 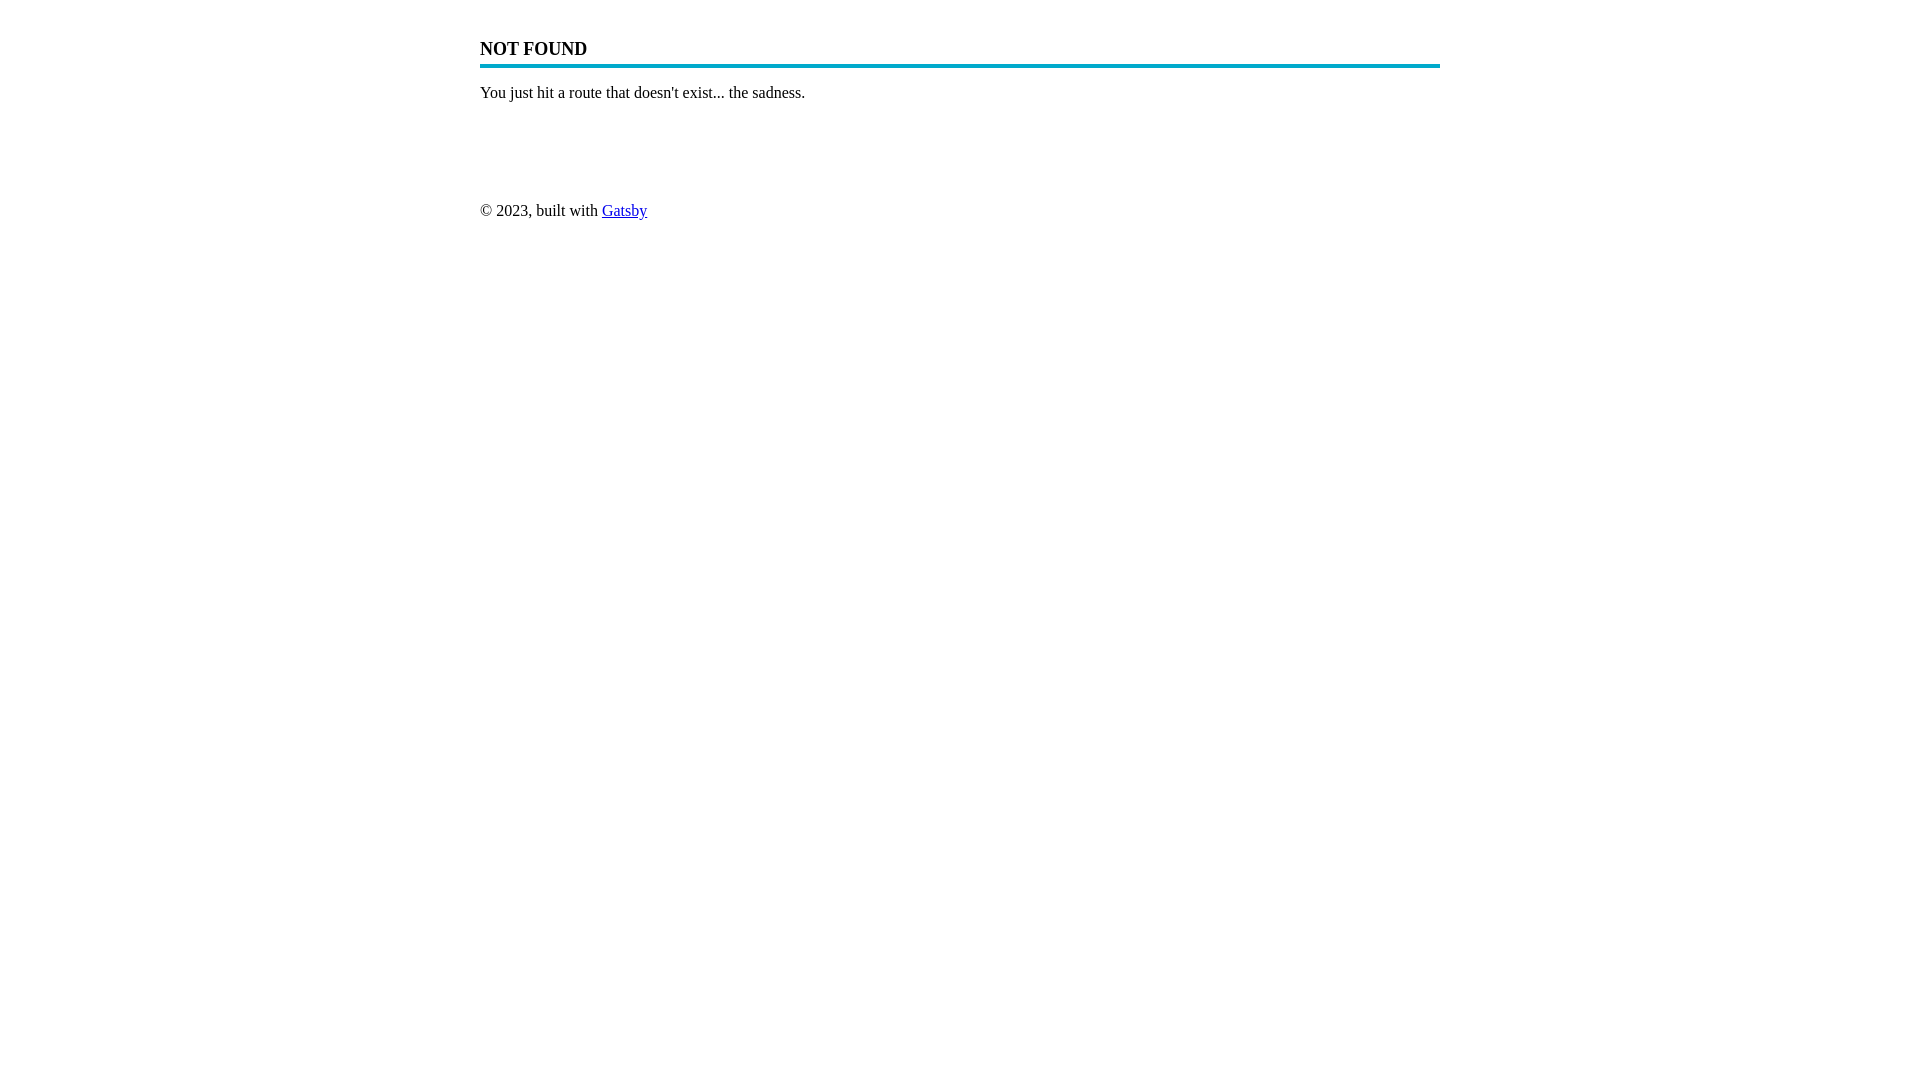 I want to click on 'Gatsby', so click(x=623, y=210).